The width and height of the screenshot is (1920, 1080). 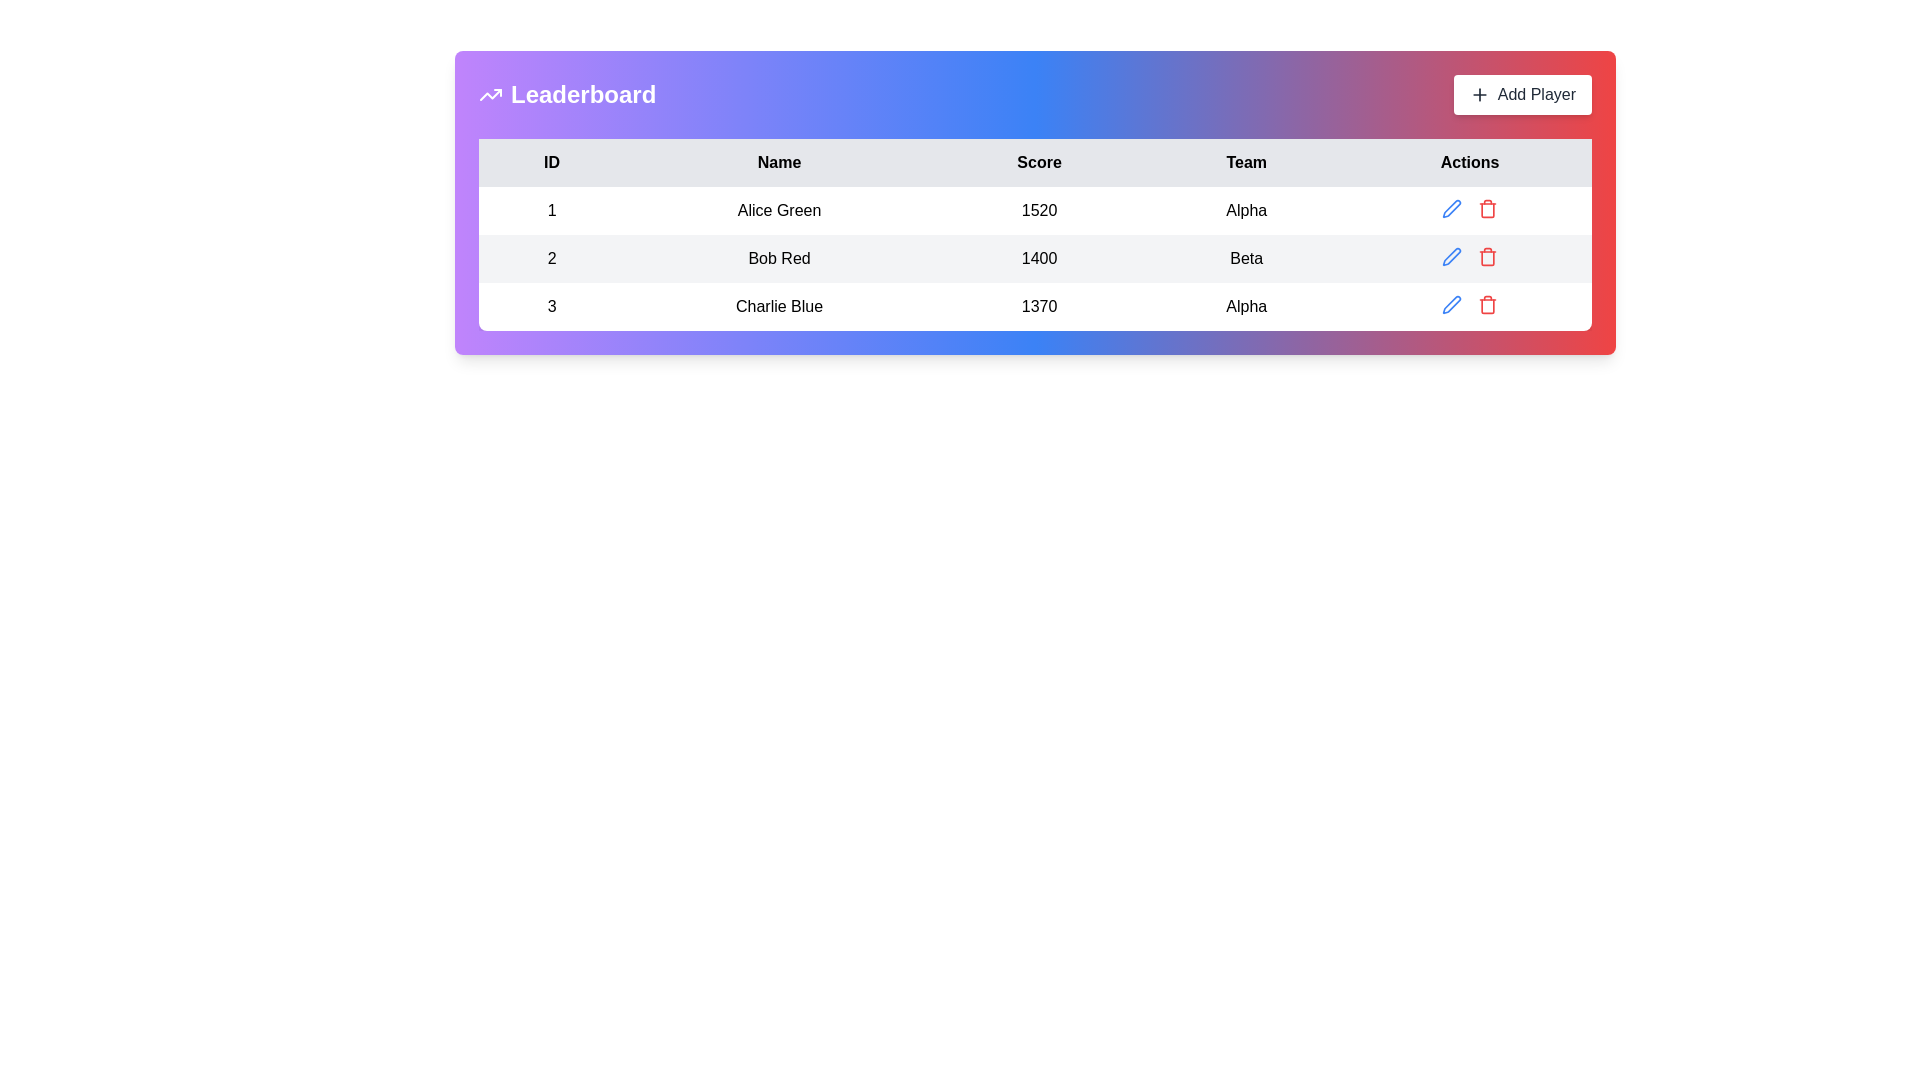 What do you see at coordinates (1039, 307) in the screenshot?
I see `the numeric text '1370' which is centrally aligned in the 'Score' column of the leaderboard table, located in the third row corresponding to 'Charlie Blue'` at bounding box center [1039, 307].